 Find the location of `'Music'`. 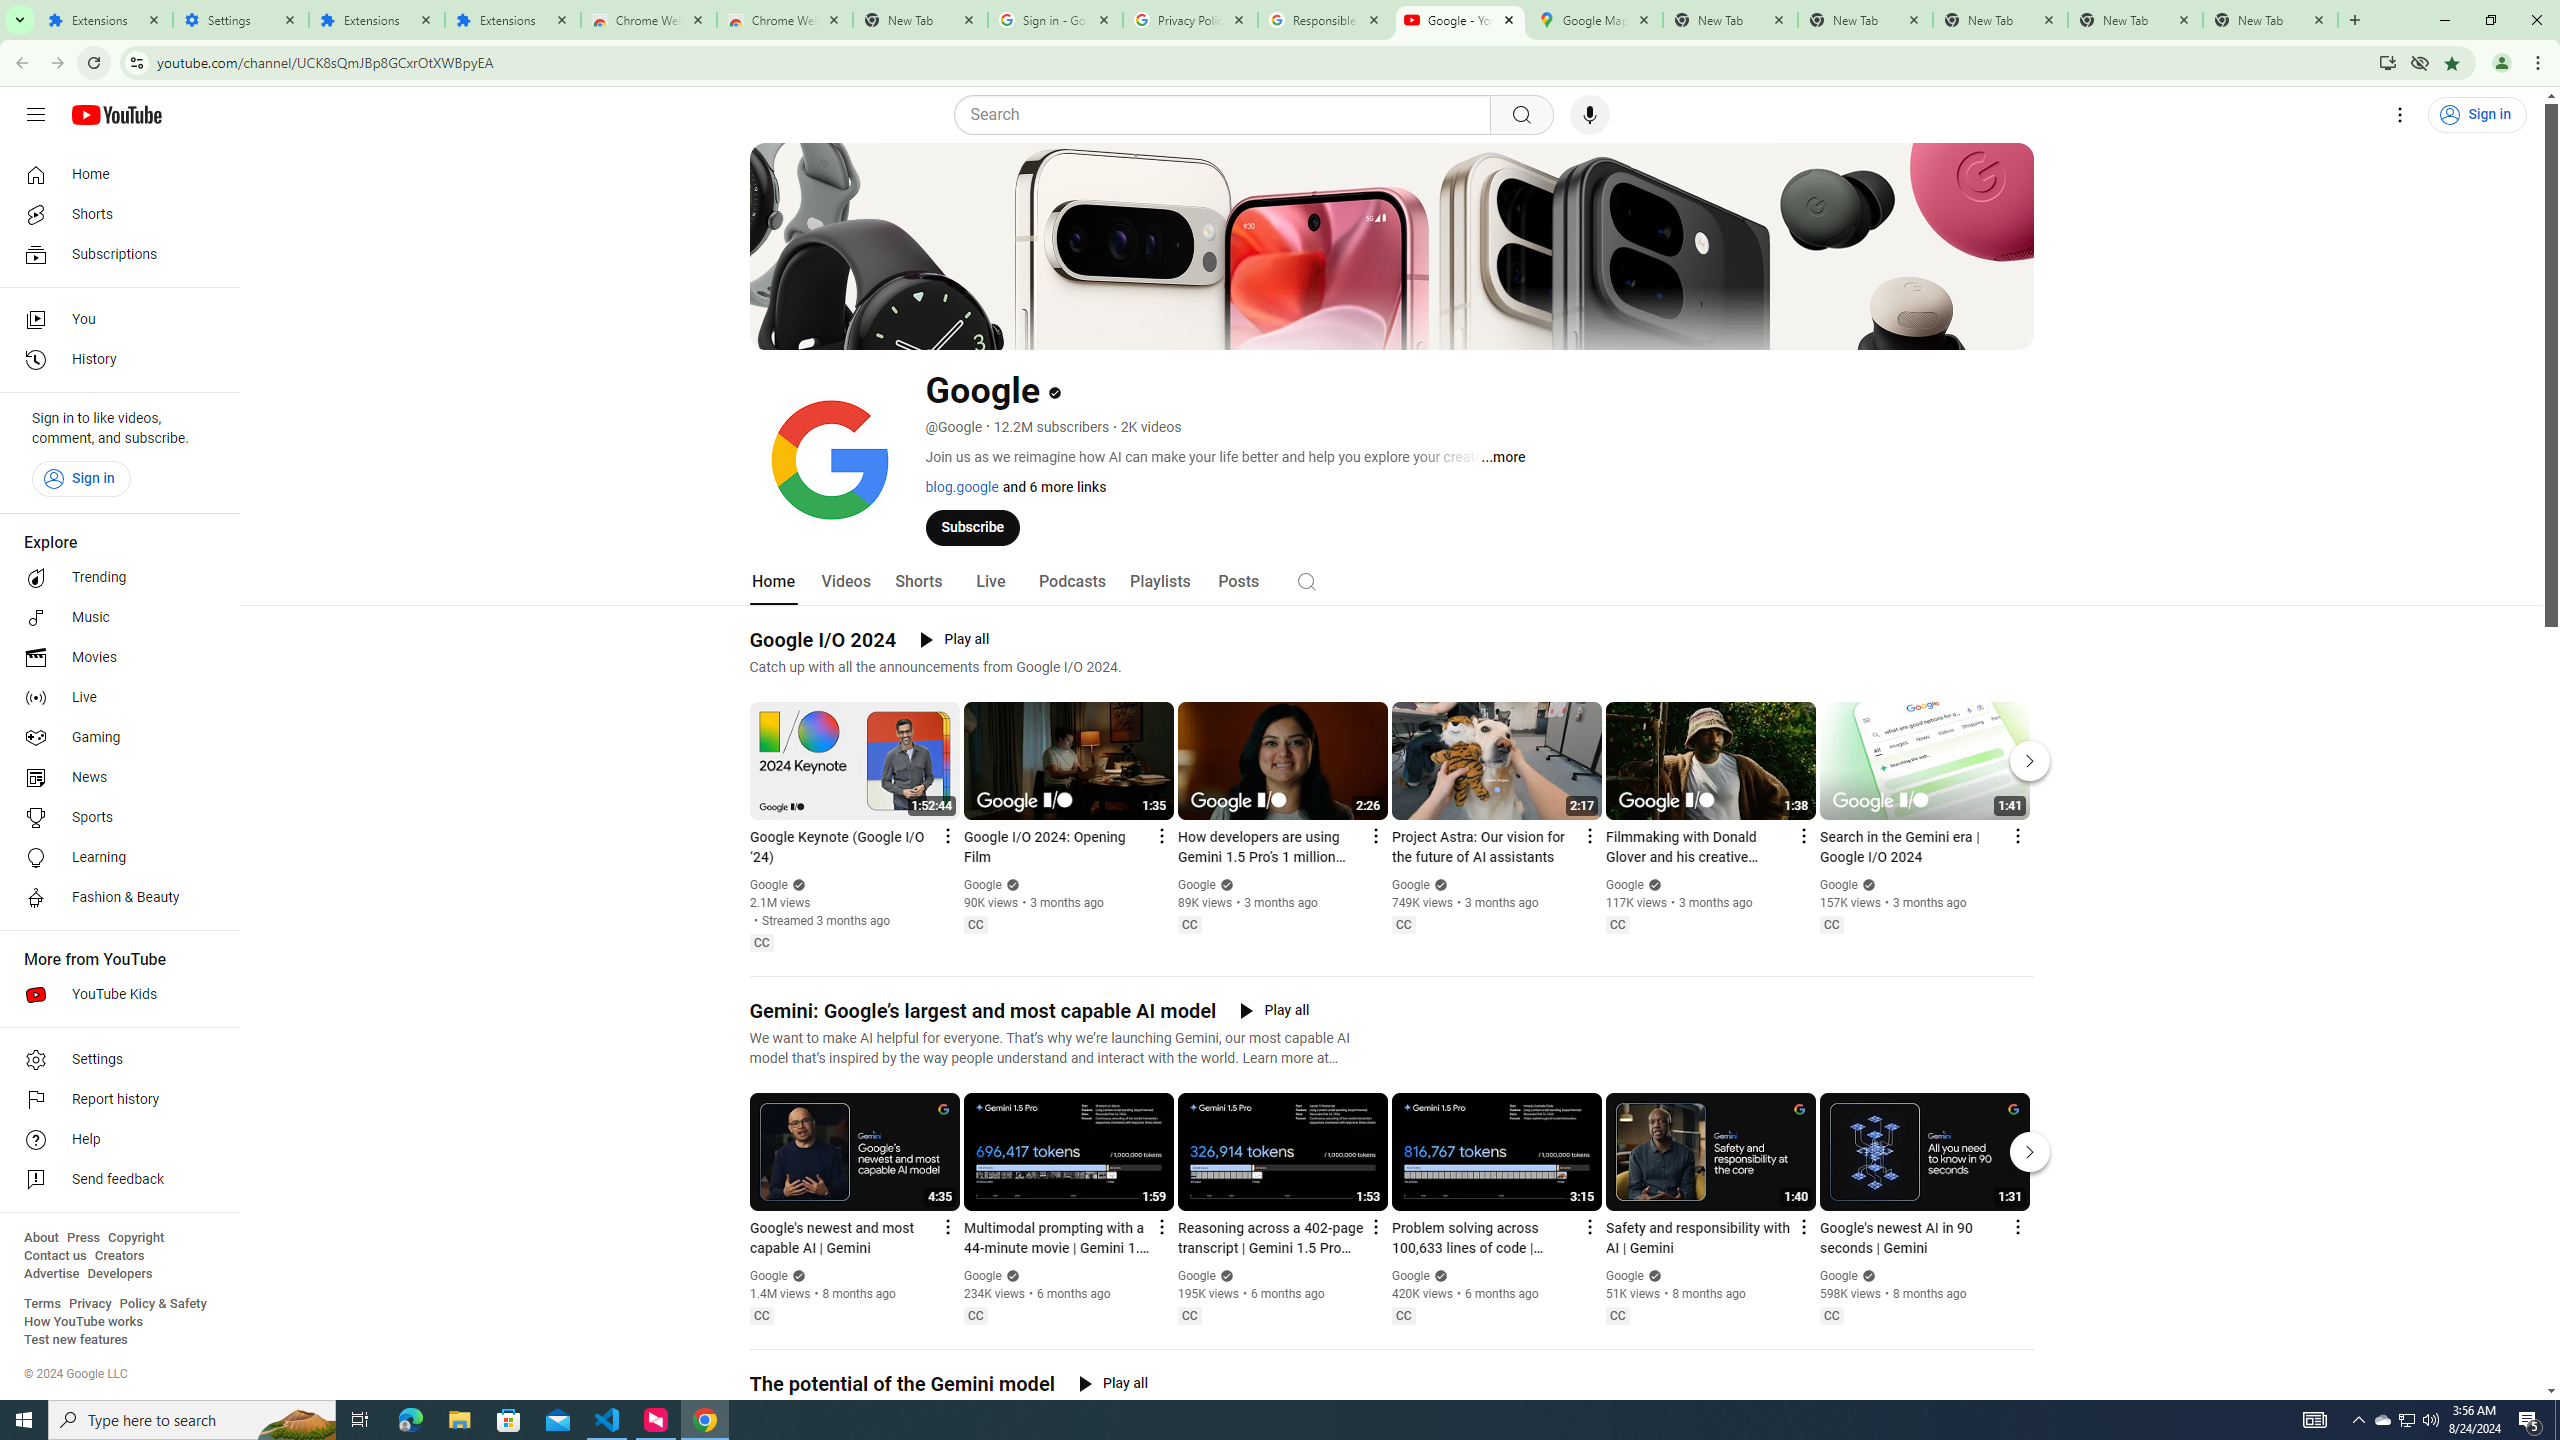

'Music' is located at coordinates (113, 616).